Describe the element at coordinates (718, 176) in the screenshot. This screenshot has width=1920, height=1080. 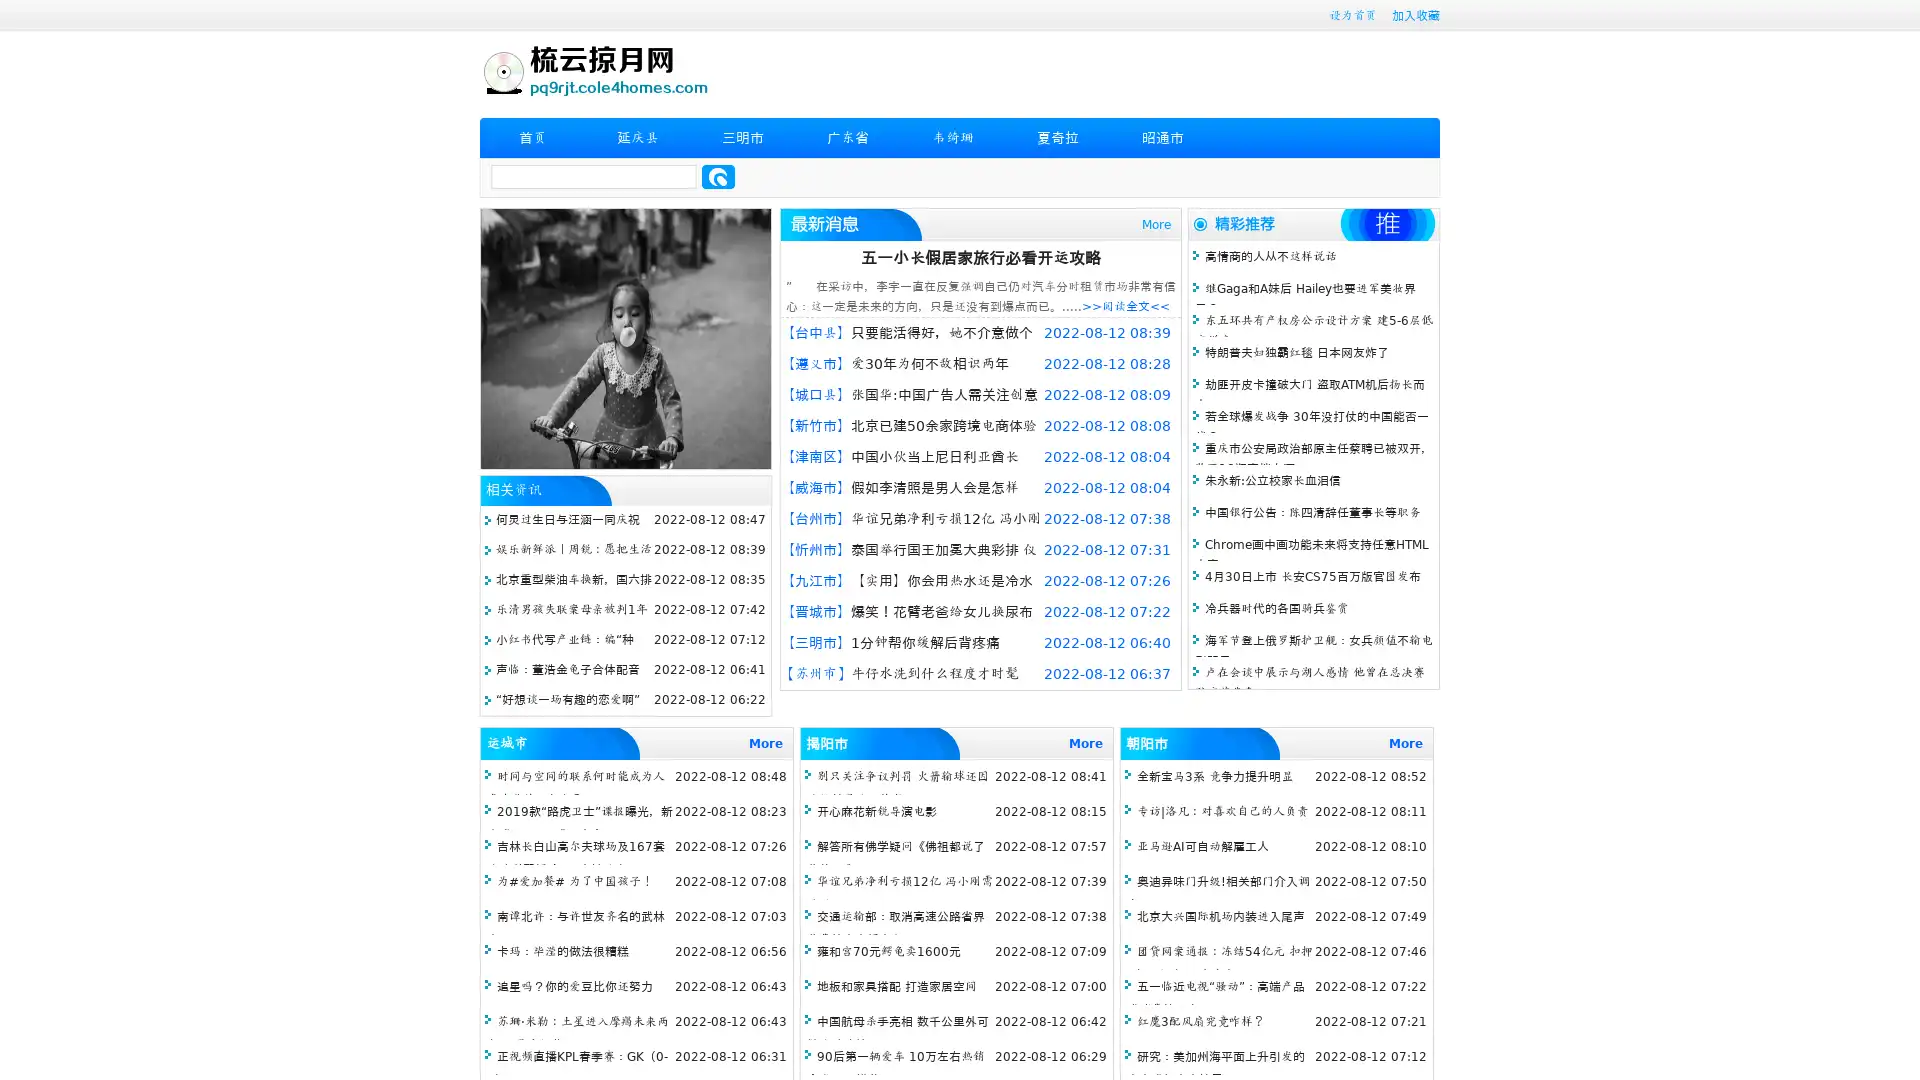
I see `Search` at that location.